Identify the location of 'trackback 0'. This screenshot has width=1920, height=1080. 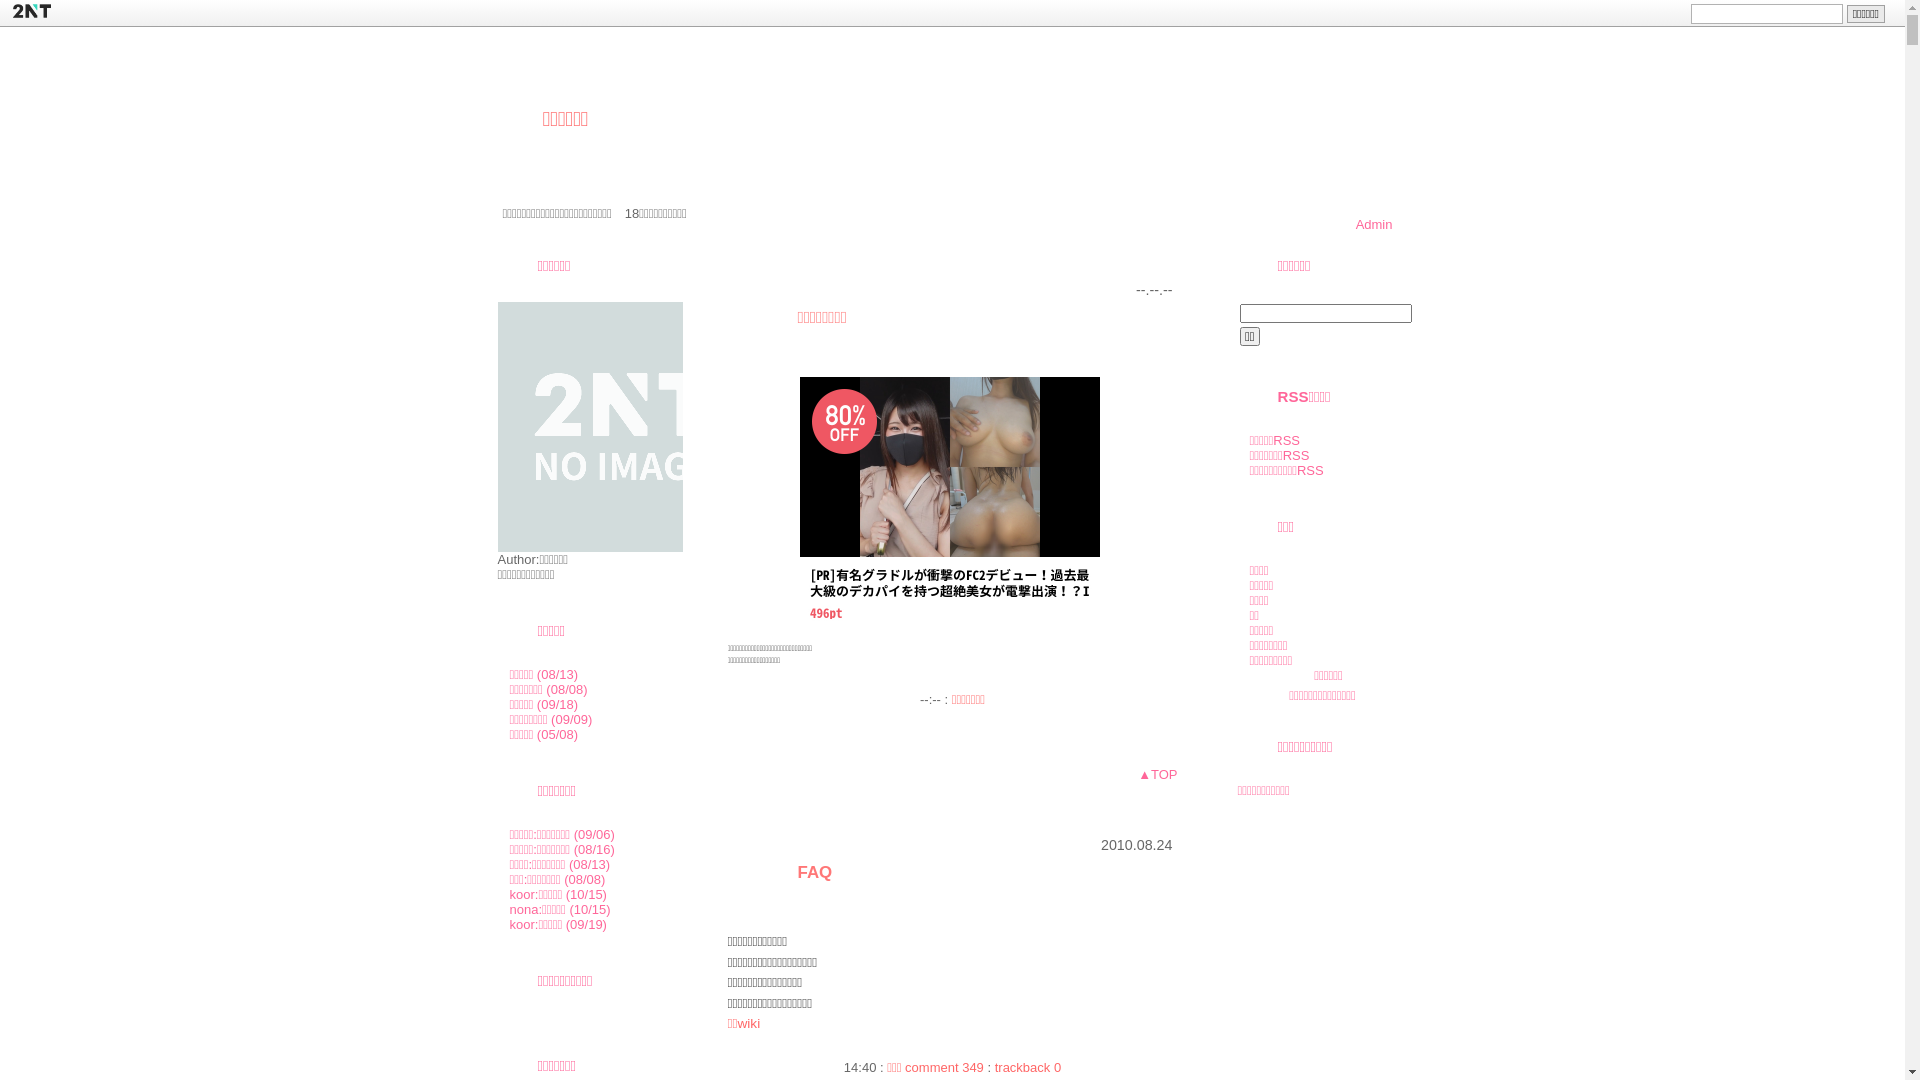
(1027, 1066).